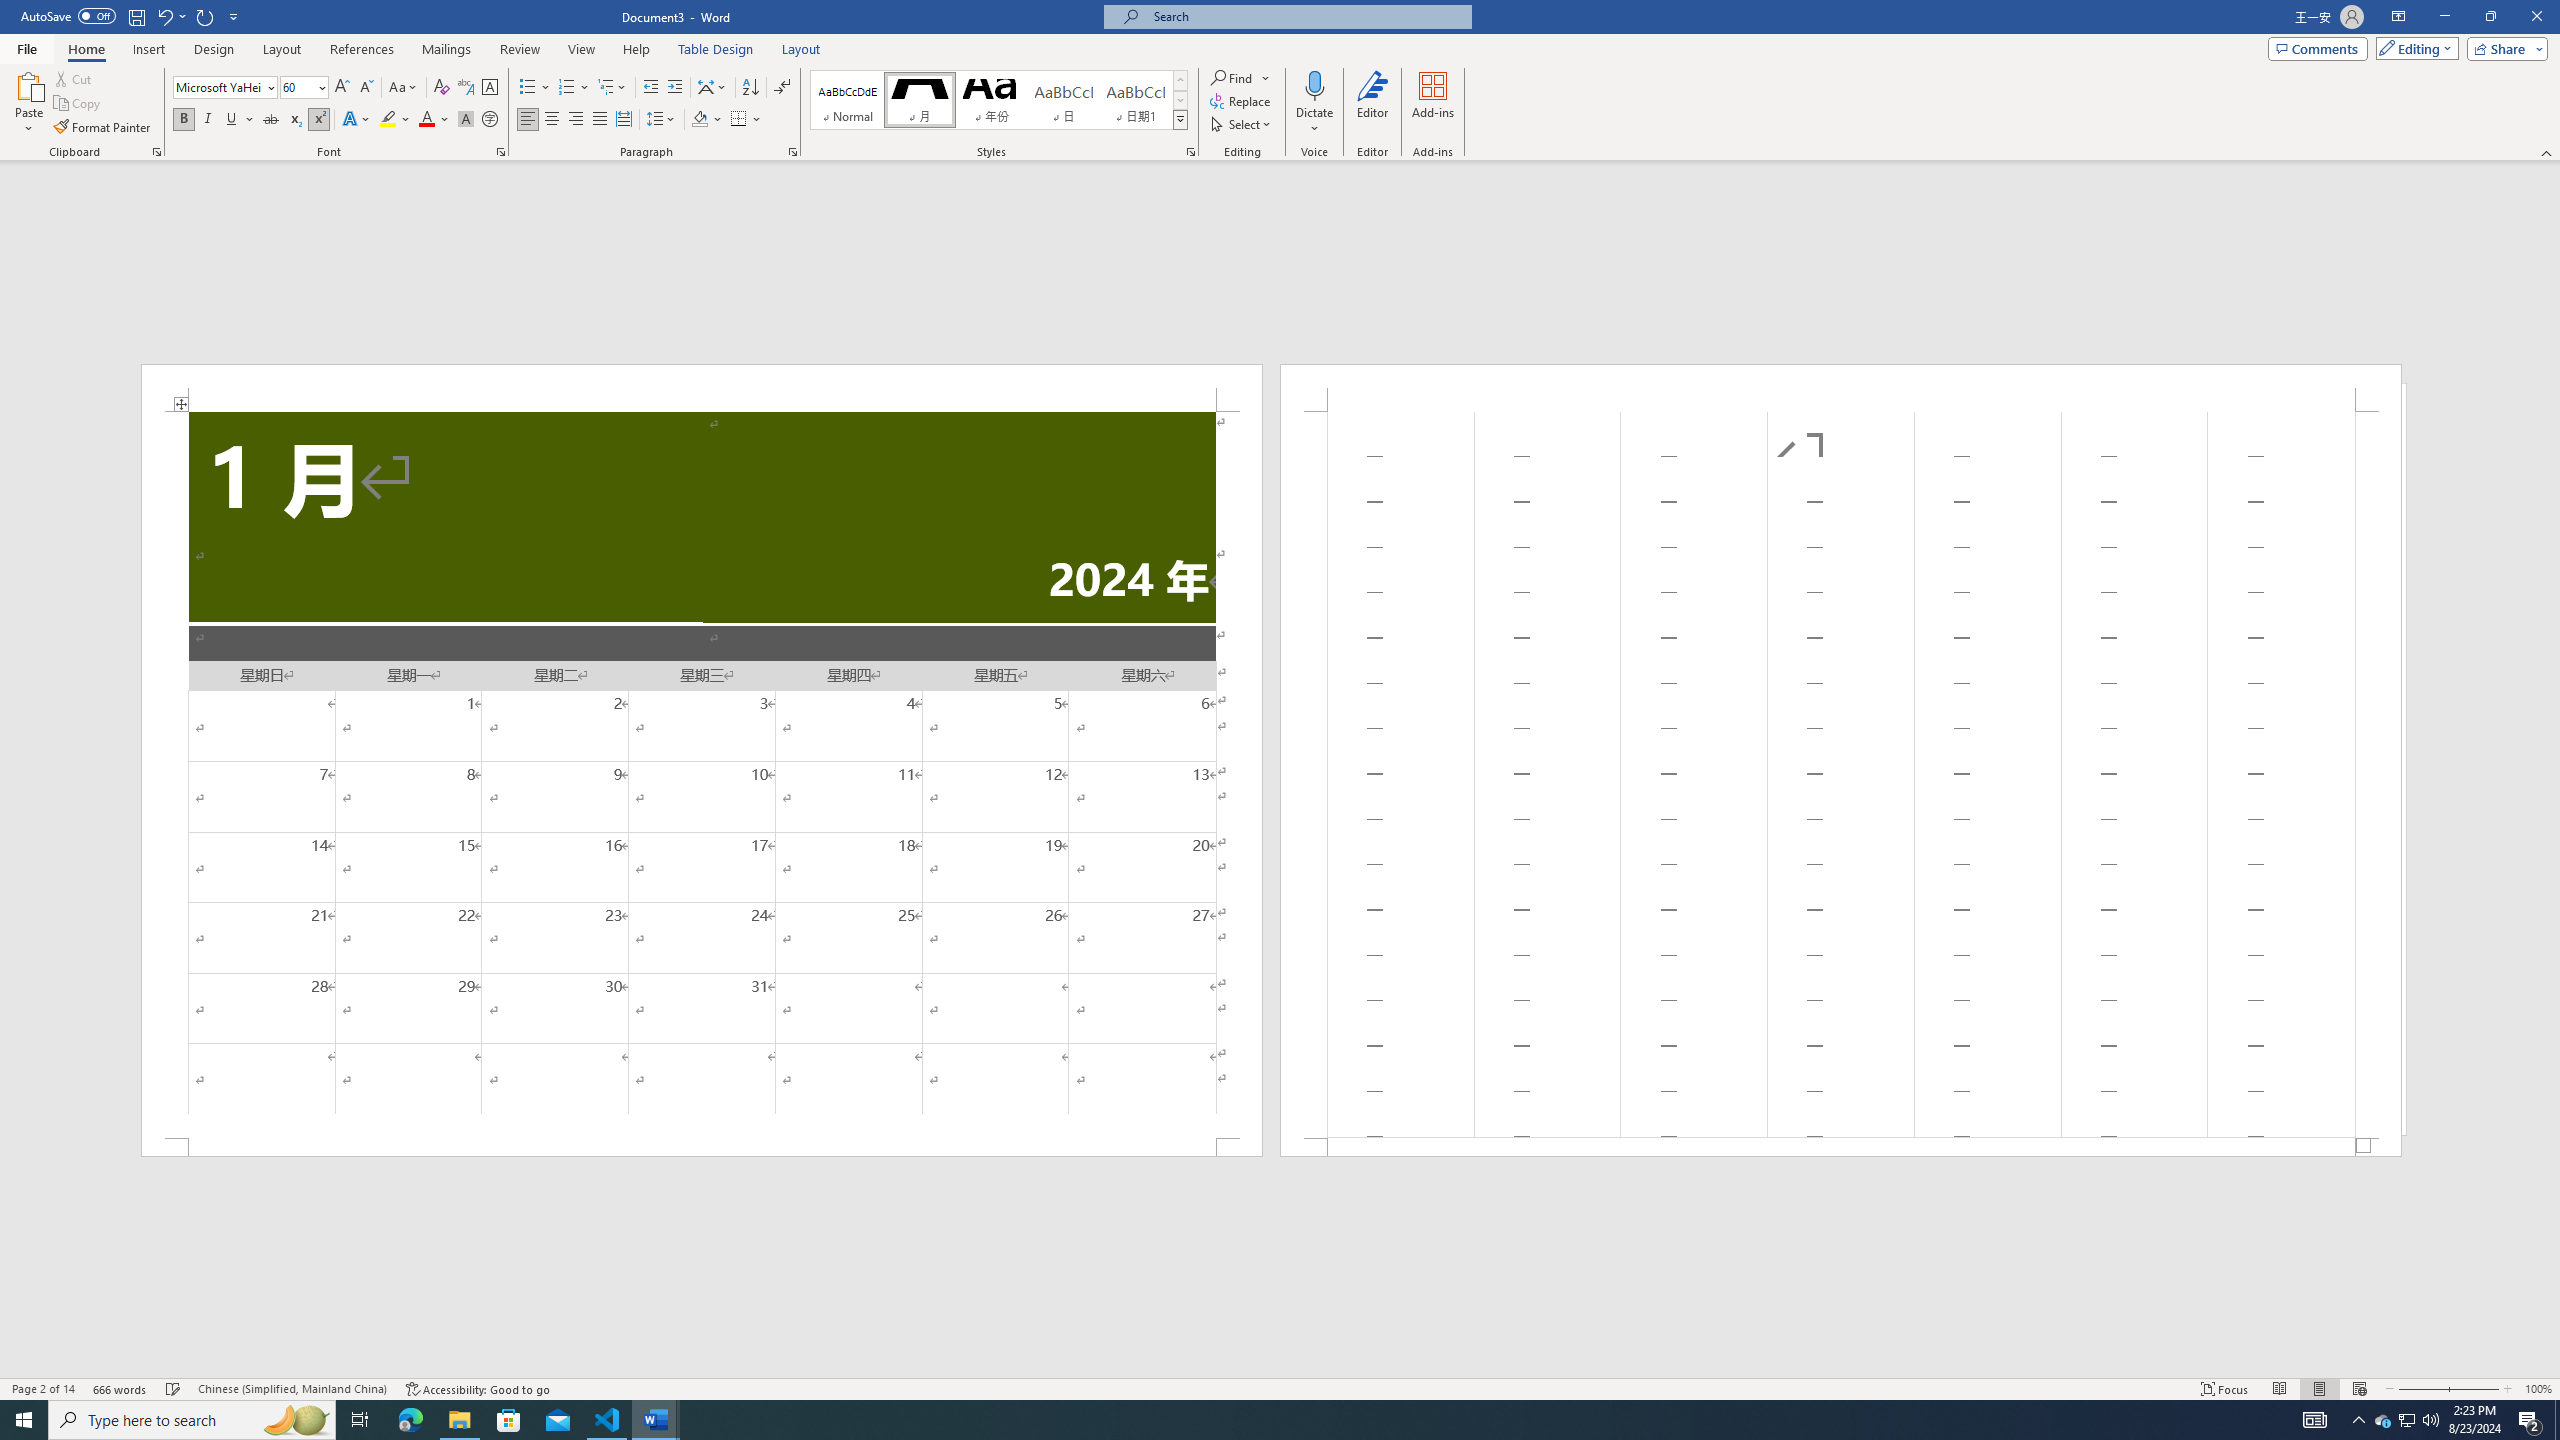  Describe the element at coordinates (239, 118) in the screenshot. I see `'Underline'` at that location.